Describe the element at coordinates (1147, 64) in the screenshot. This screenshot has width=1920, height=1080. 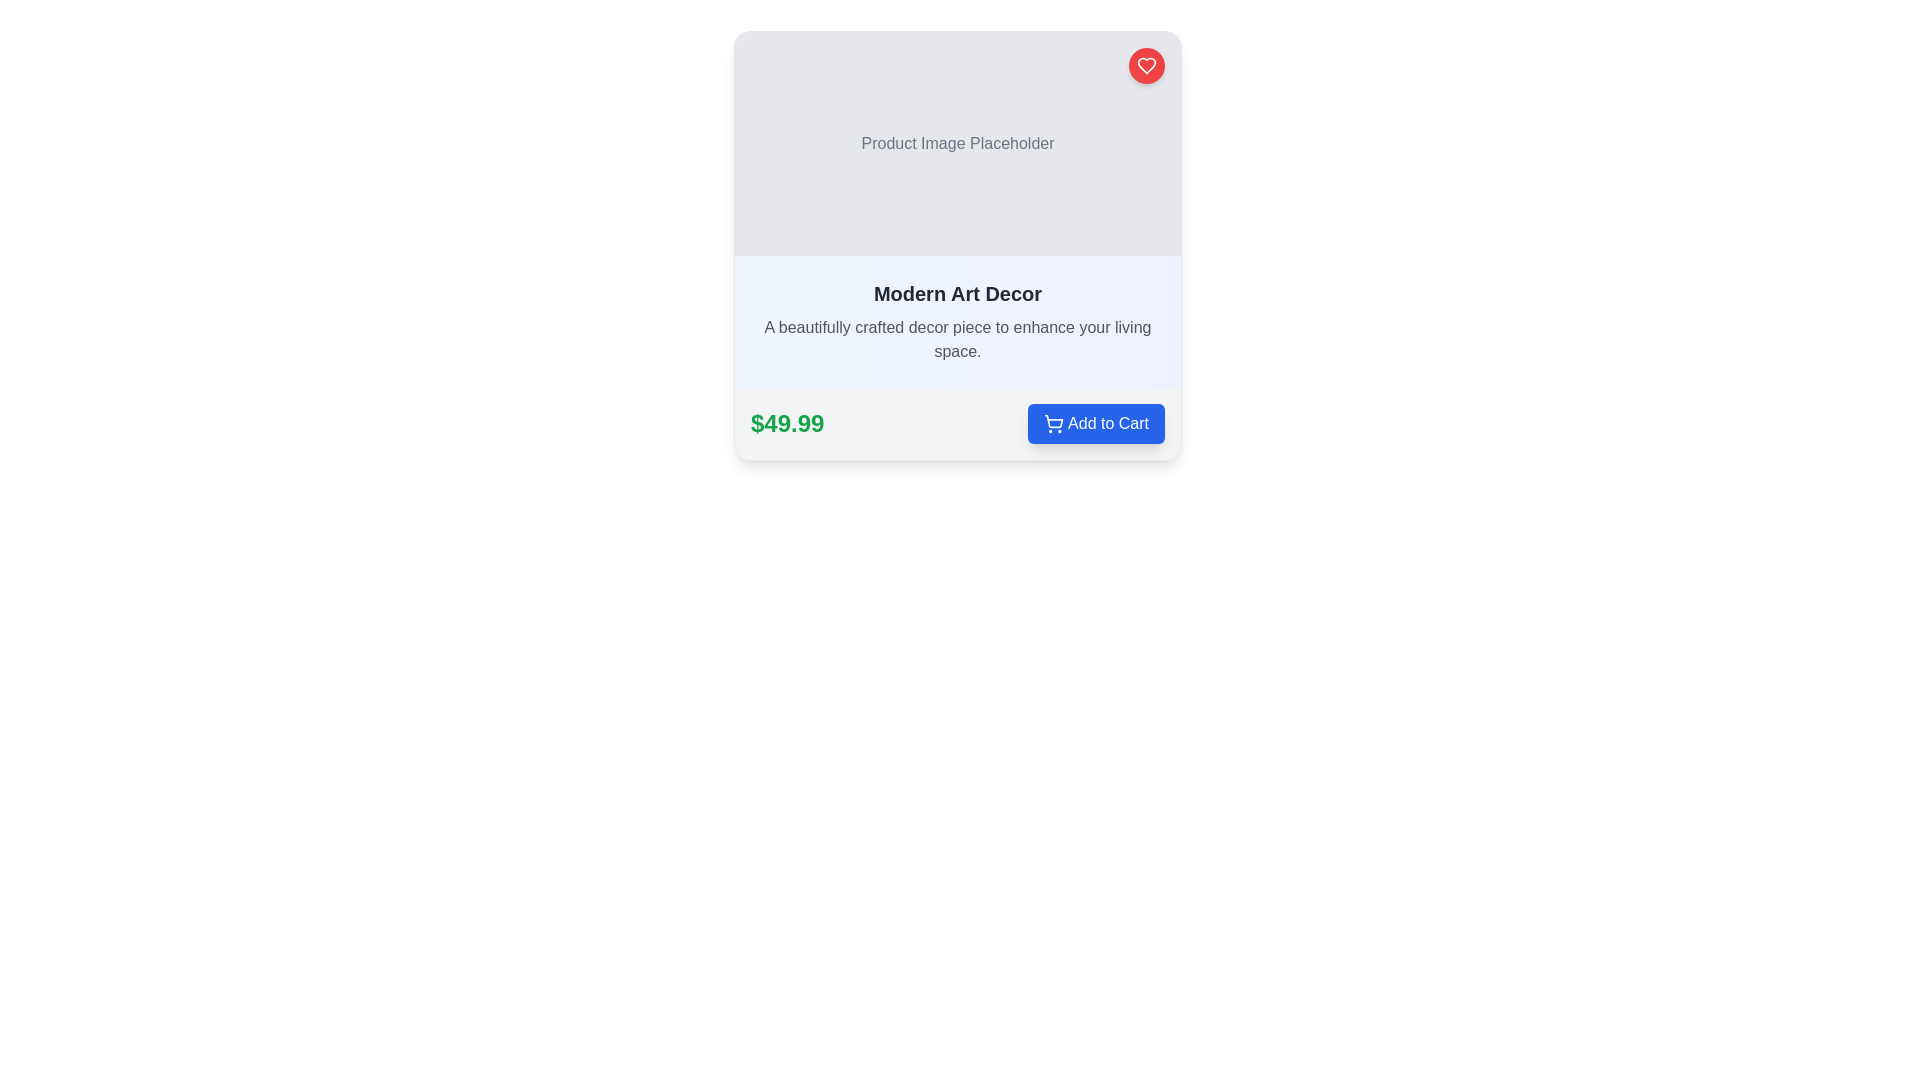
I see `the heart icon, styled with a red fill and located in the top-right corner of a card interface, to trigger the tooltip` at that location.